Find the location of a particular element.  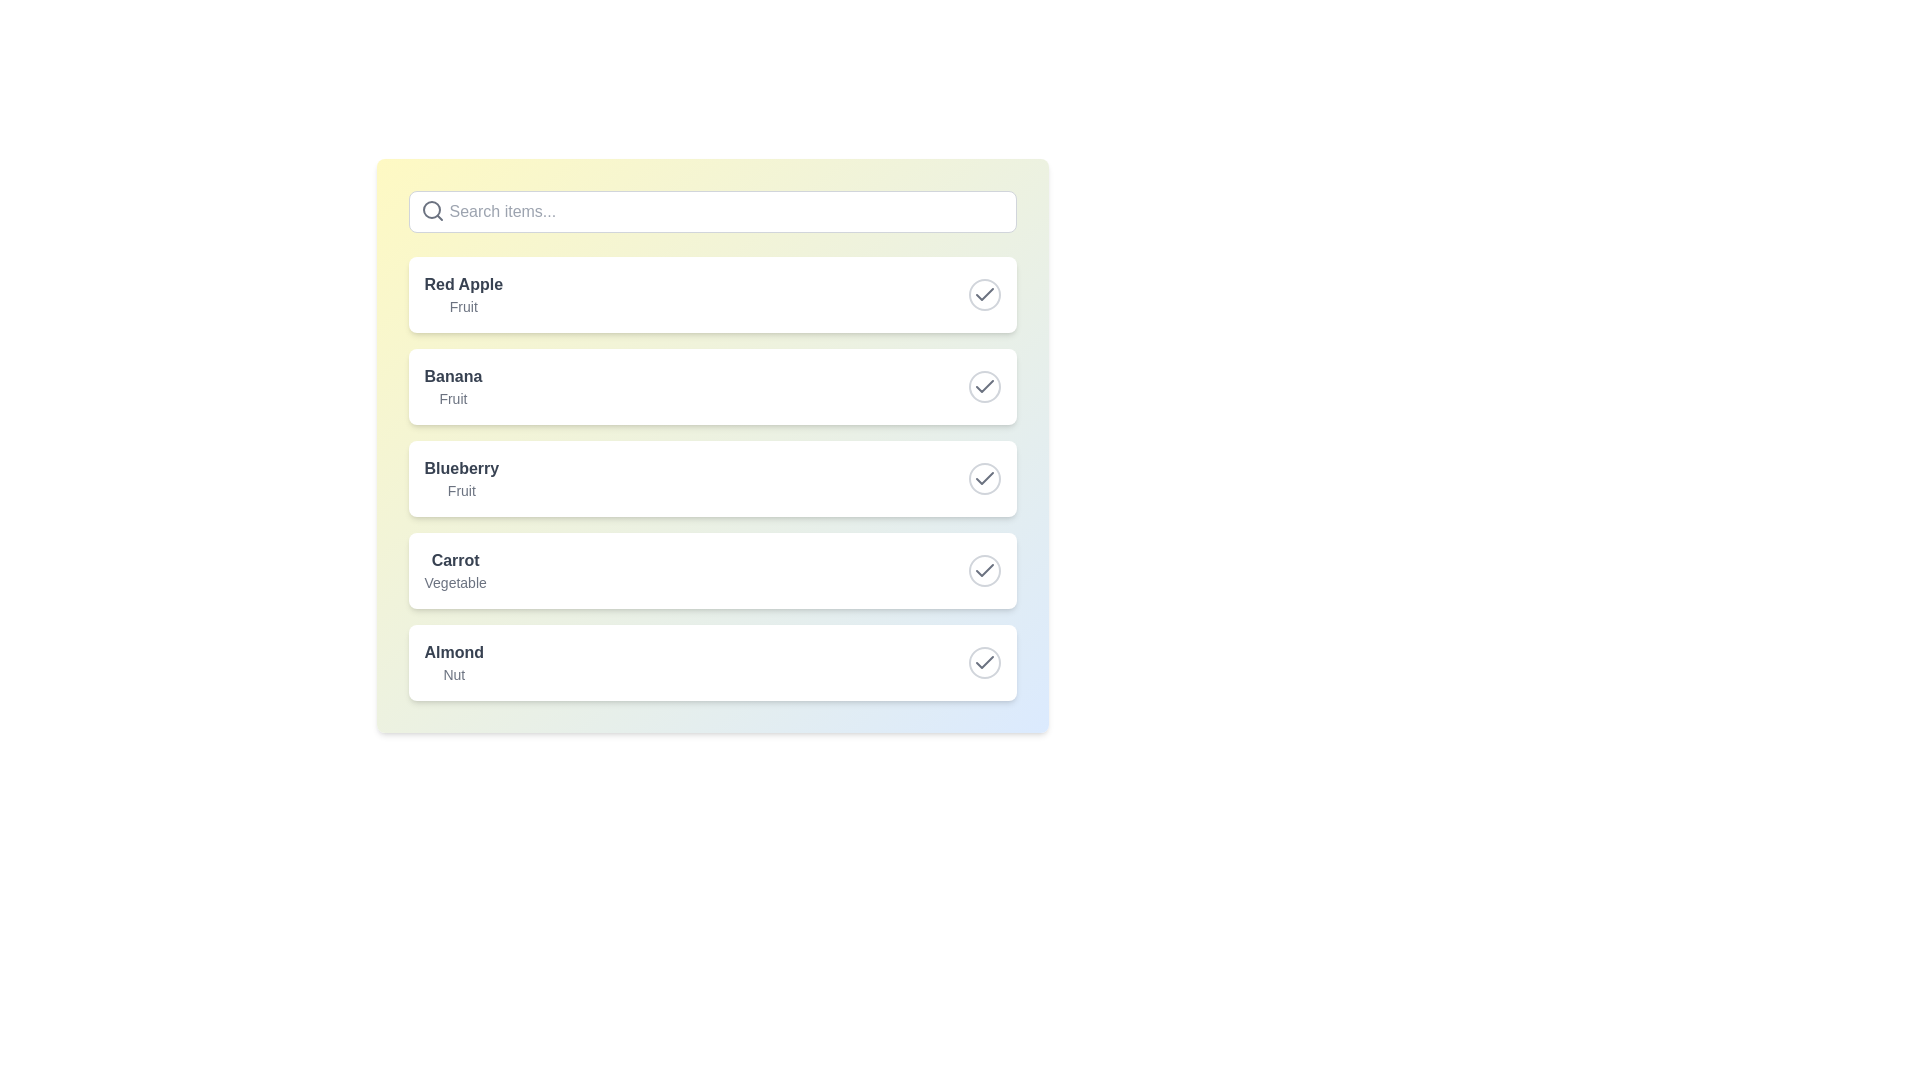

the checkmark icon indicating that the 'Blueberry' item has been selected or confirmed is located at coordinates (984, 478).